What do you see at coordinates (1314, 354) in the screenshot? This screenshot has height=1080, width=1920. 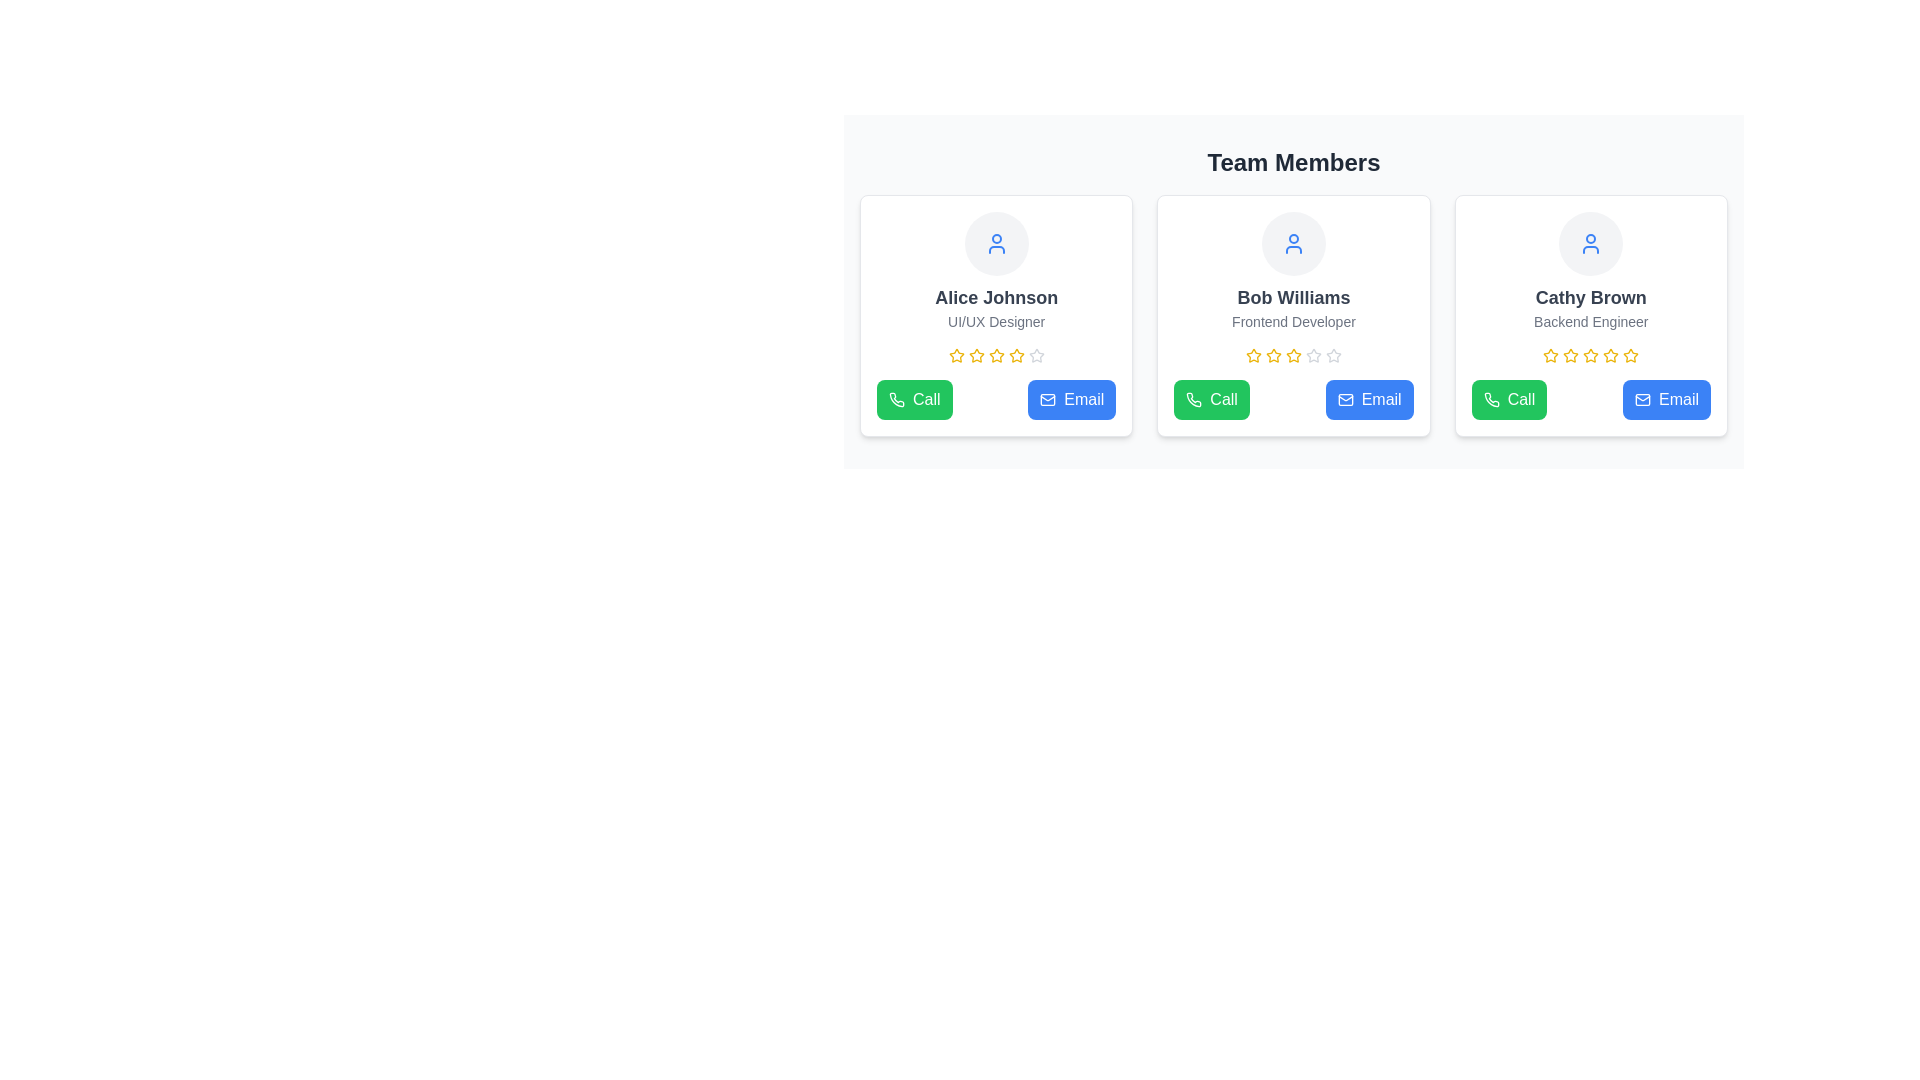 I see `the fifth star icon representing no active rating for the 'Bob Williams' profile in the 'Team Members' section` at bounding box center [1314, 354].